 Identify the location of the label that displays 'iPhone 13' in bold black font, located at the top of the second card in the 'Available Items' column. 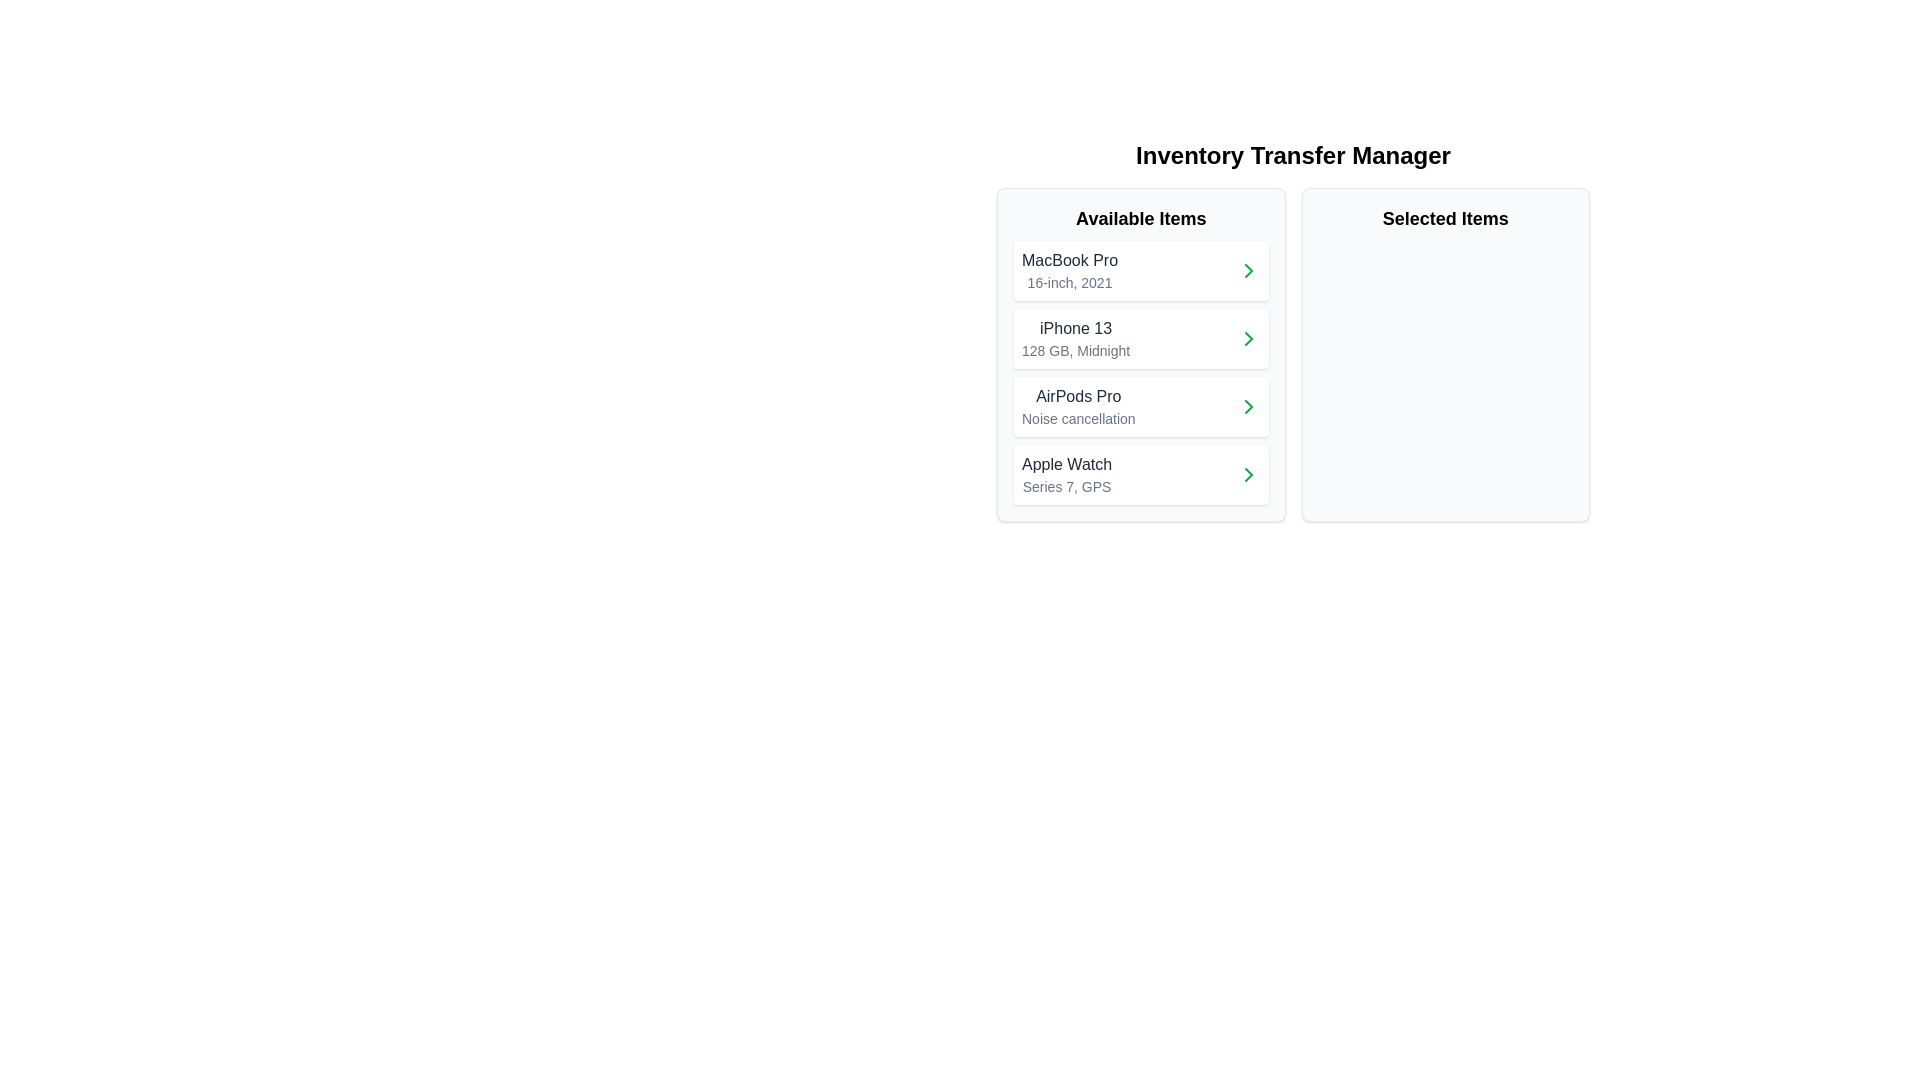
(1075, 327).